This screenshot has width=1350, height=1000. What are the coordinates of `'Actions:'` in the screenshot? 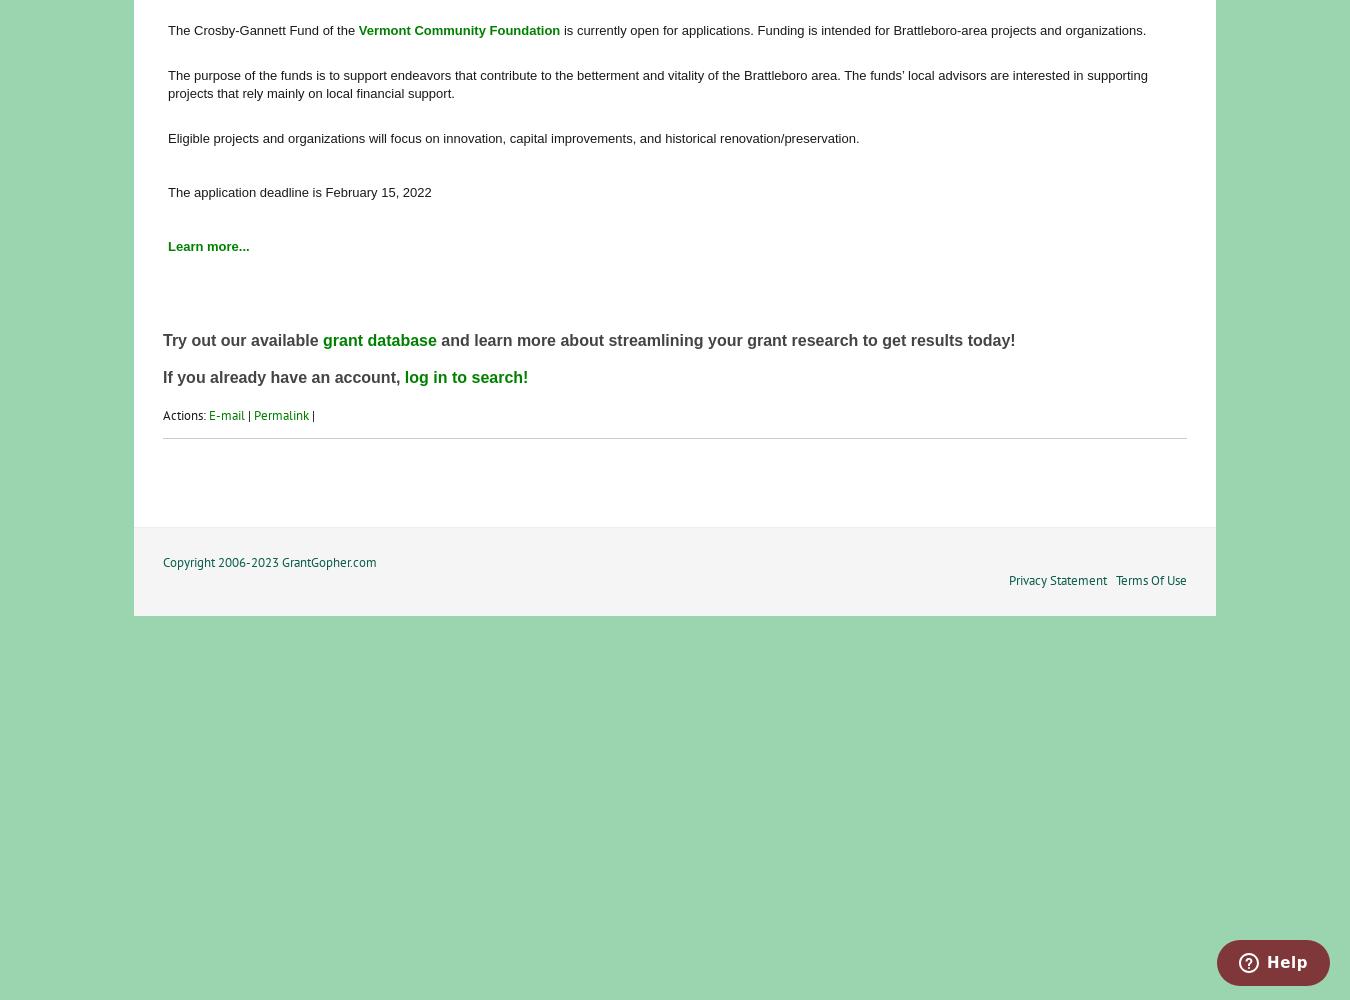 It's located at (186, 414).